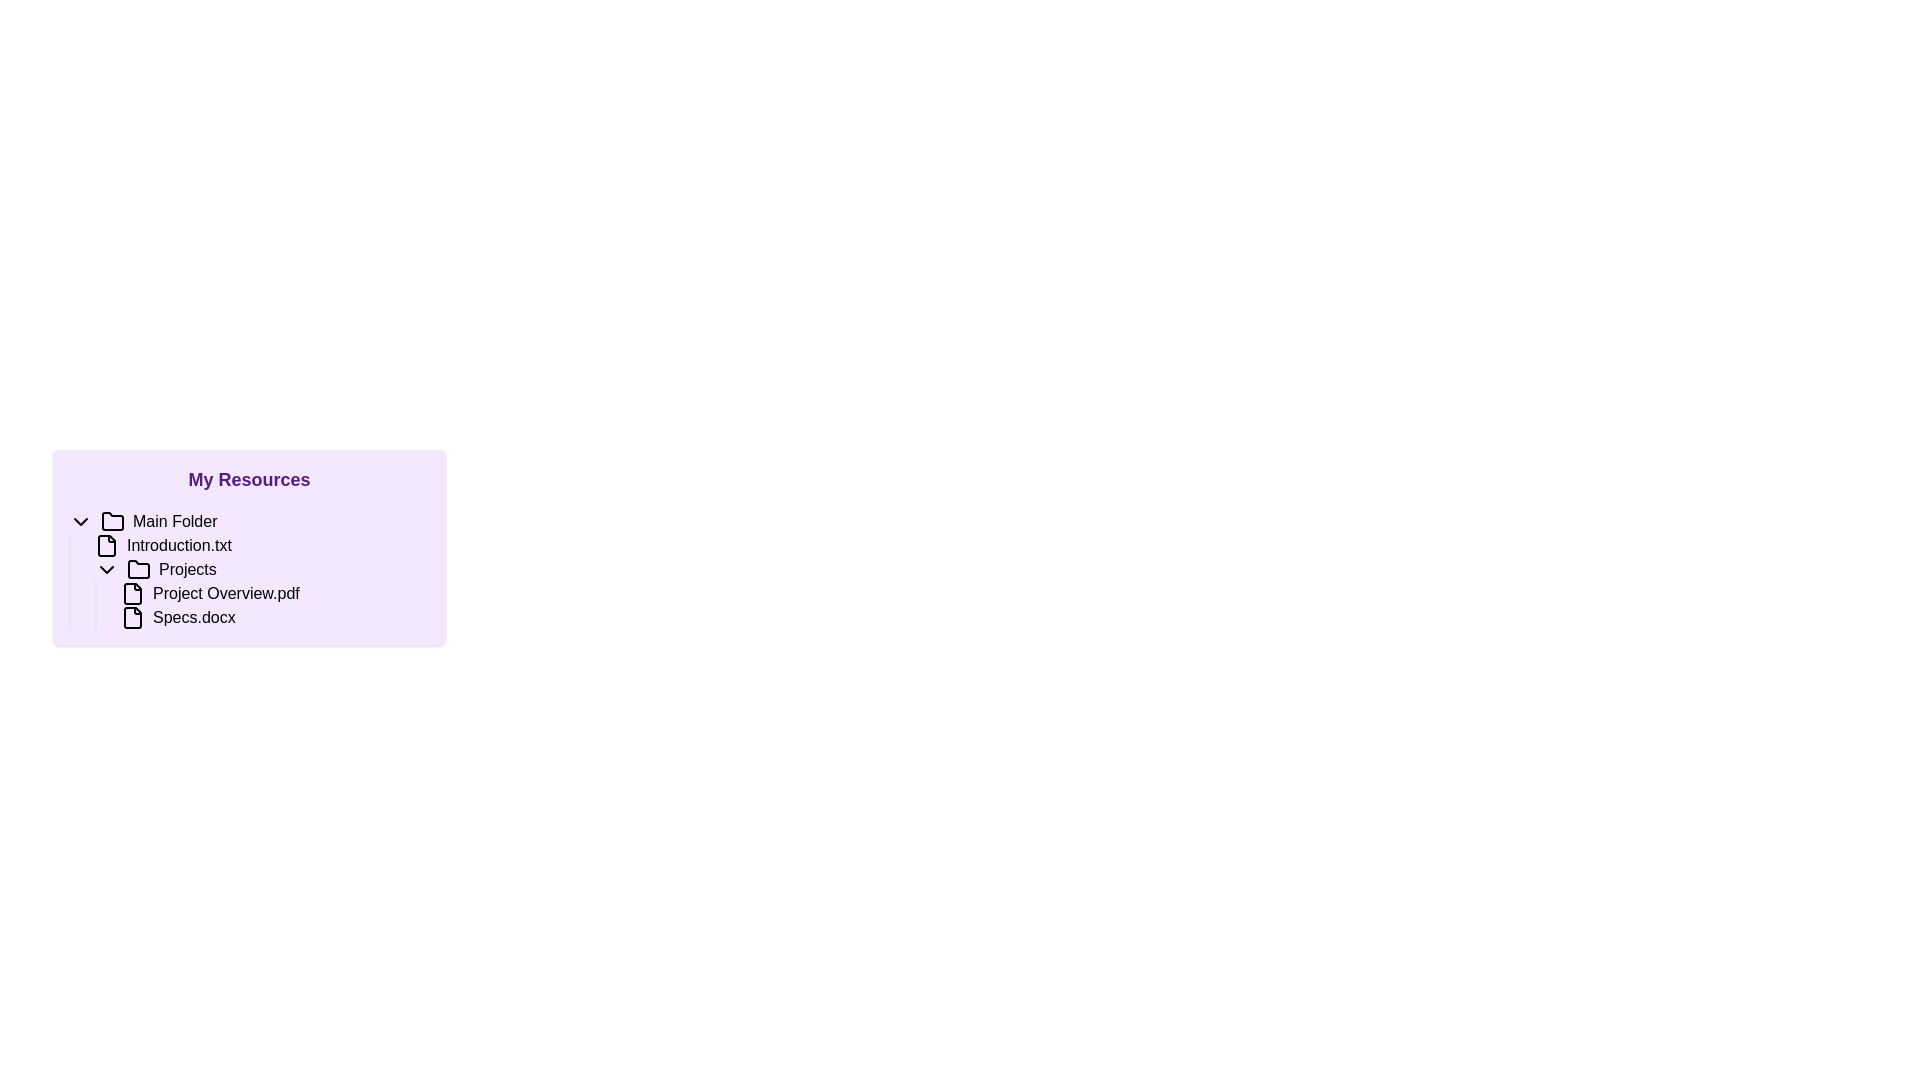 The height and width of the screenshot is (1080, 1920). I want to click on the 'Main Folder' tree item, which is the first entry under 'My Resources', so click(248, 520).